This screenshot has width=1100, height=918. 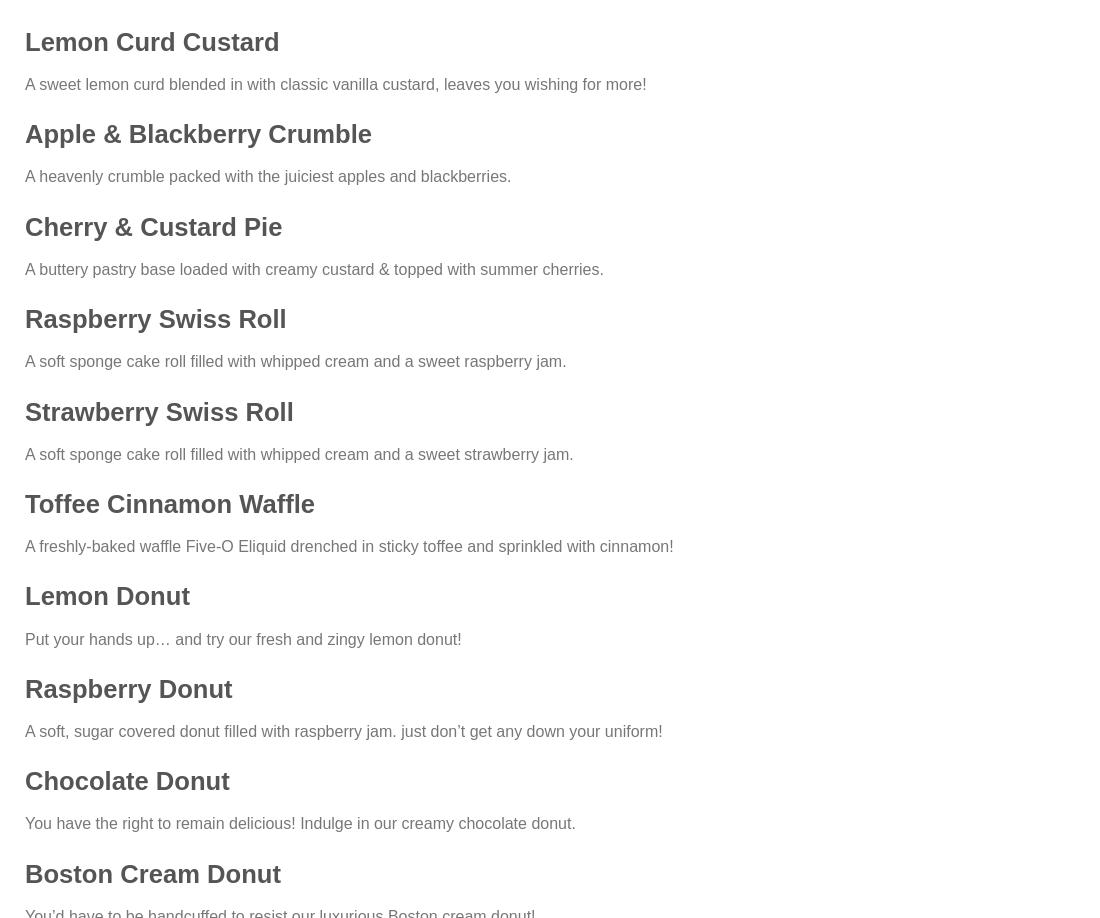 I want to click on 'A soft, sugar covered donut filled with raspberry jam. just don’t get any down your uniform!', so click(x=342, y=729).